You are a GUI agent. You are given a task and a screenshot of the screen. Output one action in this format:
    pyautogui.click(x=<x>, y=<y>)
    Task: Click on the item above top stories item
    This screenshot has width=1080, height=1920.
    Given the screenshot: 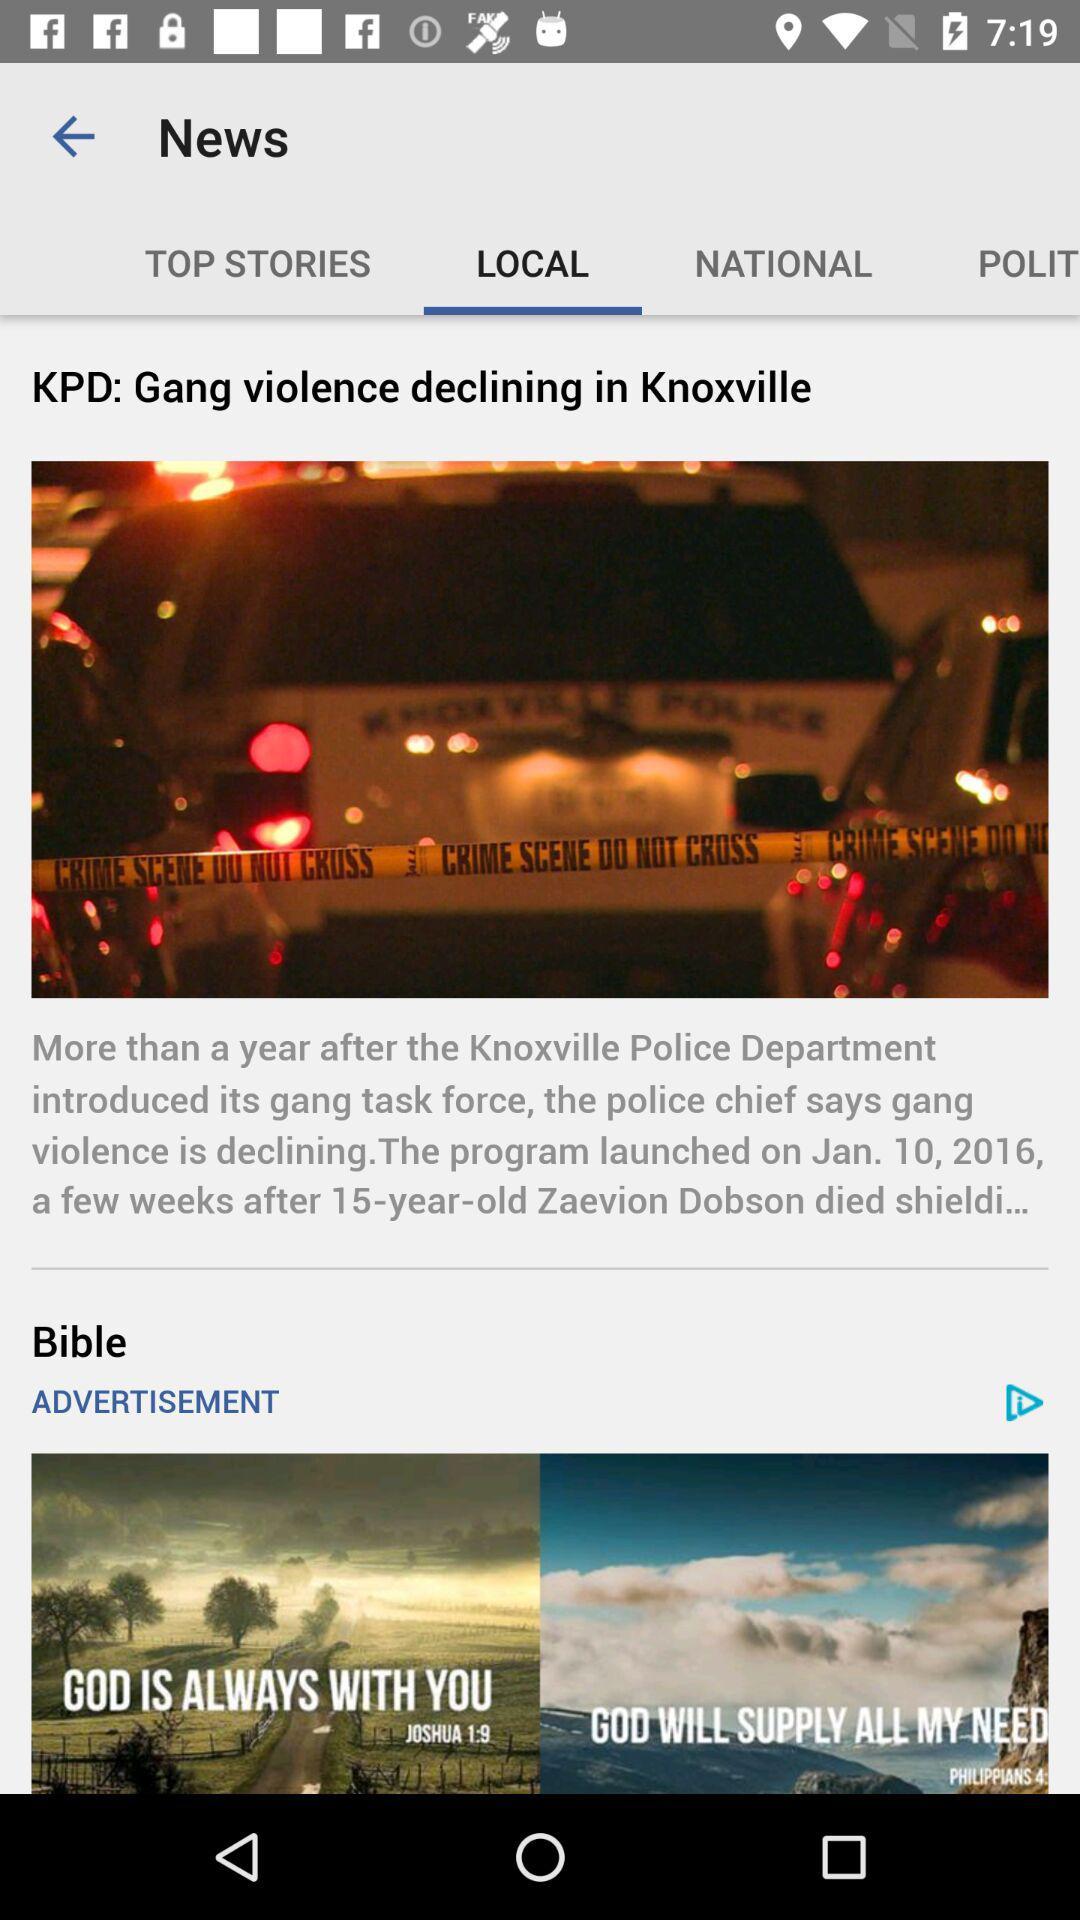 What is the action you would take?
    pyautogui.click(x=72, y=135)
    